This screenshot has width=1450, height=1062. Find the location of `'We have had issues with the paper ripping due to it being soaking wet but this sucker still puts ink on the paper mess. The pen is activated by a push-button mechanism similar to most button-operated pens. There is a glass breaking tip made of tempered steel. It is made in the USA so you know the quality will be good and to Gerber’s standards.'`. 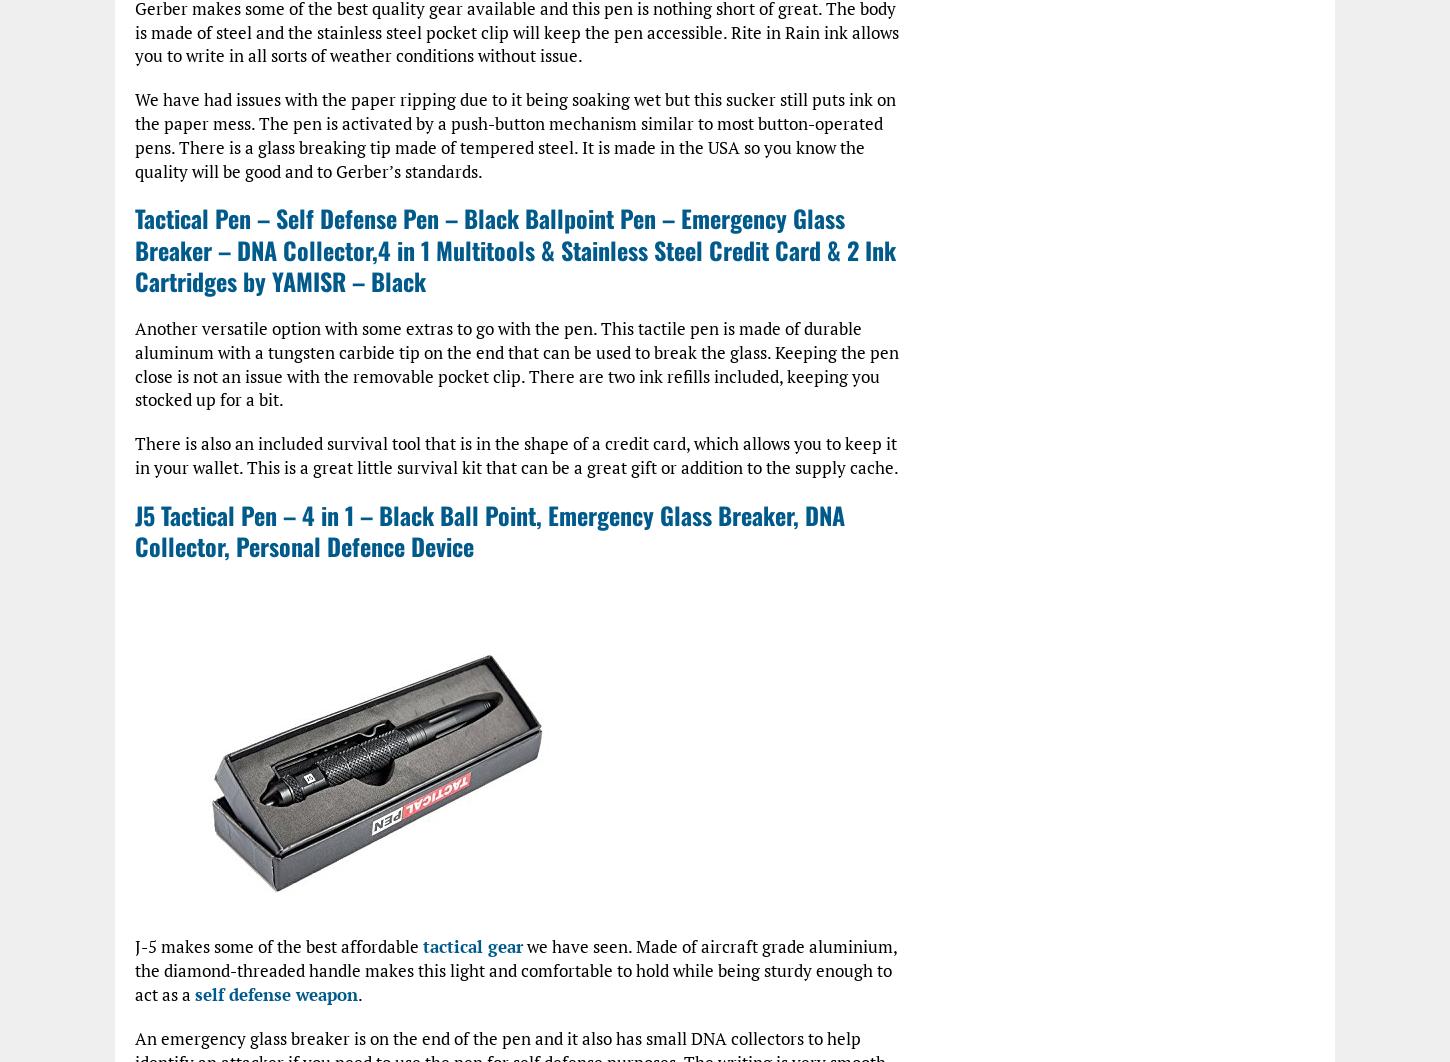

'We have had issues with the paper ripping due to it being soaking wet but this sucker still puts ink on the paper mess. The pen is activated by a push-button mechanism similar to most button-operated pens. There is a glass breaking tip made of tempered steel. It is made in the USA so you know the quality will be good and to Gerber’s standards.' is located at coordinates (133, 134).